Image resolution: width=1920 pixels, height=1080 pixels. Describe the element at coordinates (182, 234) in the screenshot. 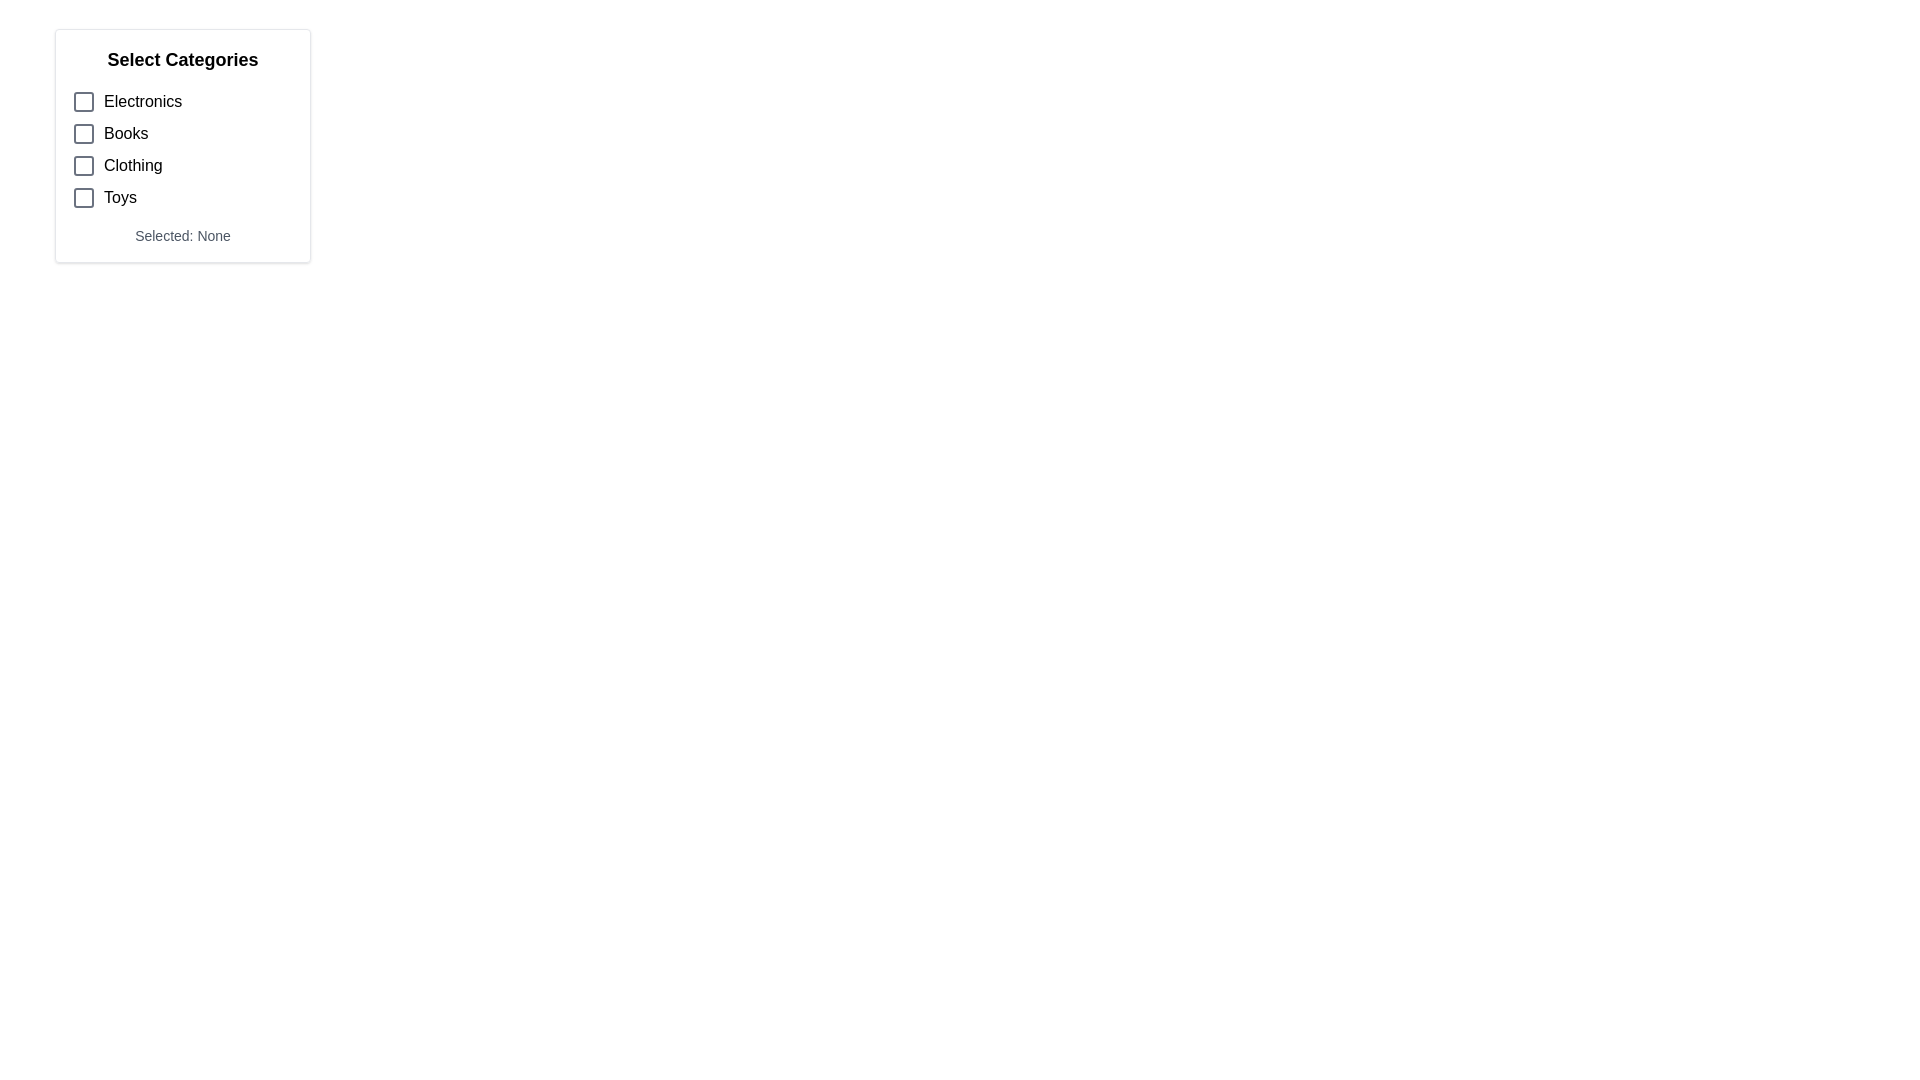

I see `the Text Display that shows the current selection status of categories, located beneath the list of selectable options` at that location.